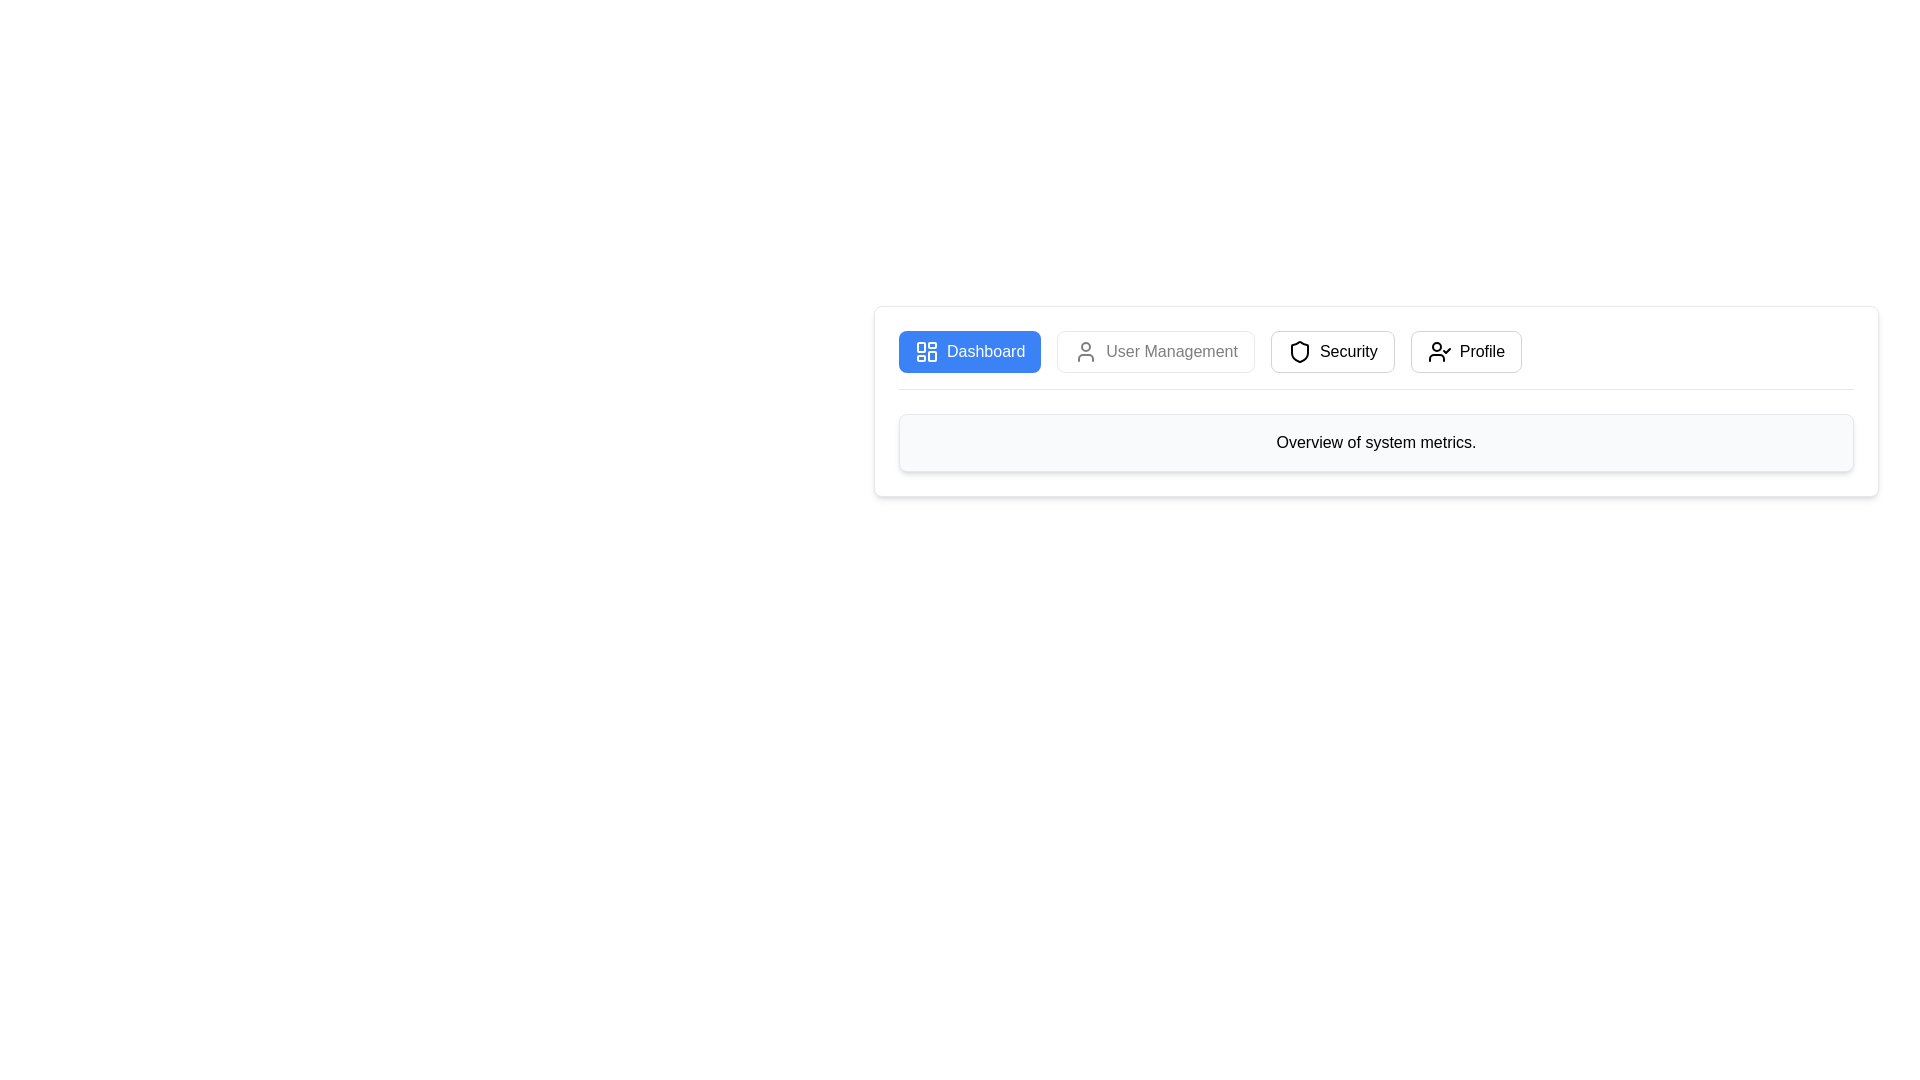 The image size is (1920, 1080). What do you see at coordinates (1466, 350) in the screenshot?
I see `the 'Profile' button, which is a rectangular button with rounded corners containing a user icon and the text 'Profile'. It is the last button in a group of navigation options, located immediately to the right of the 'Security' button` at bounding box center [1466, 350].